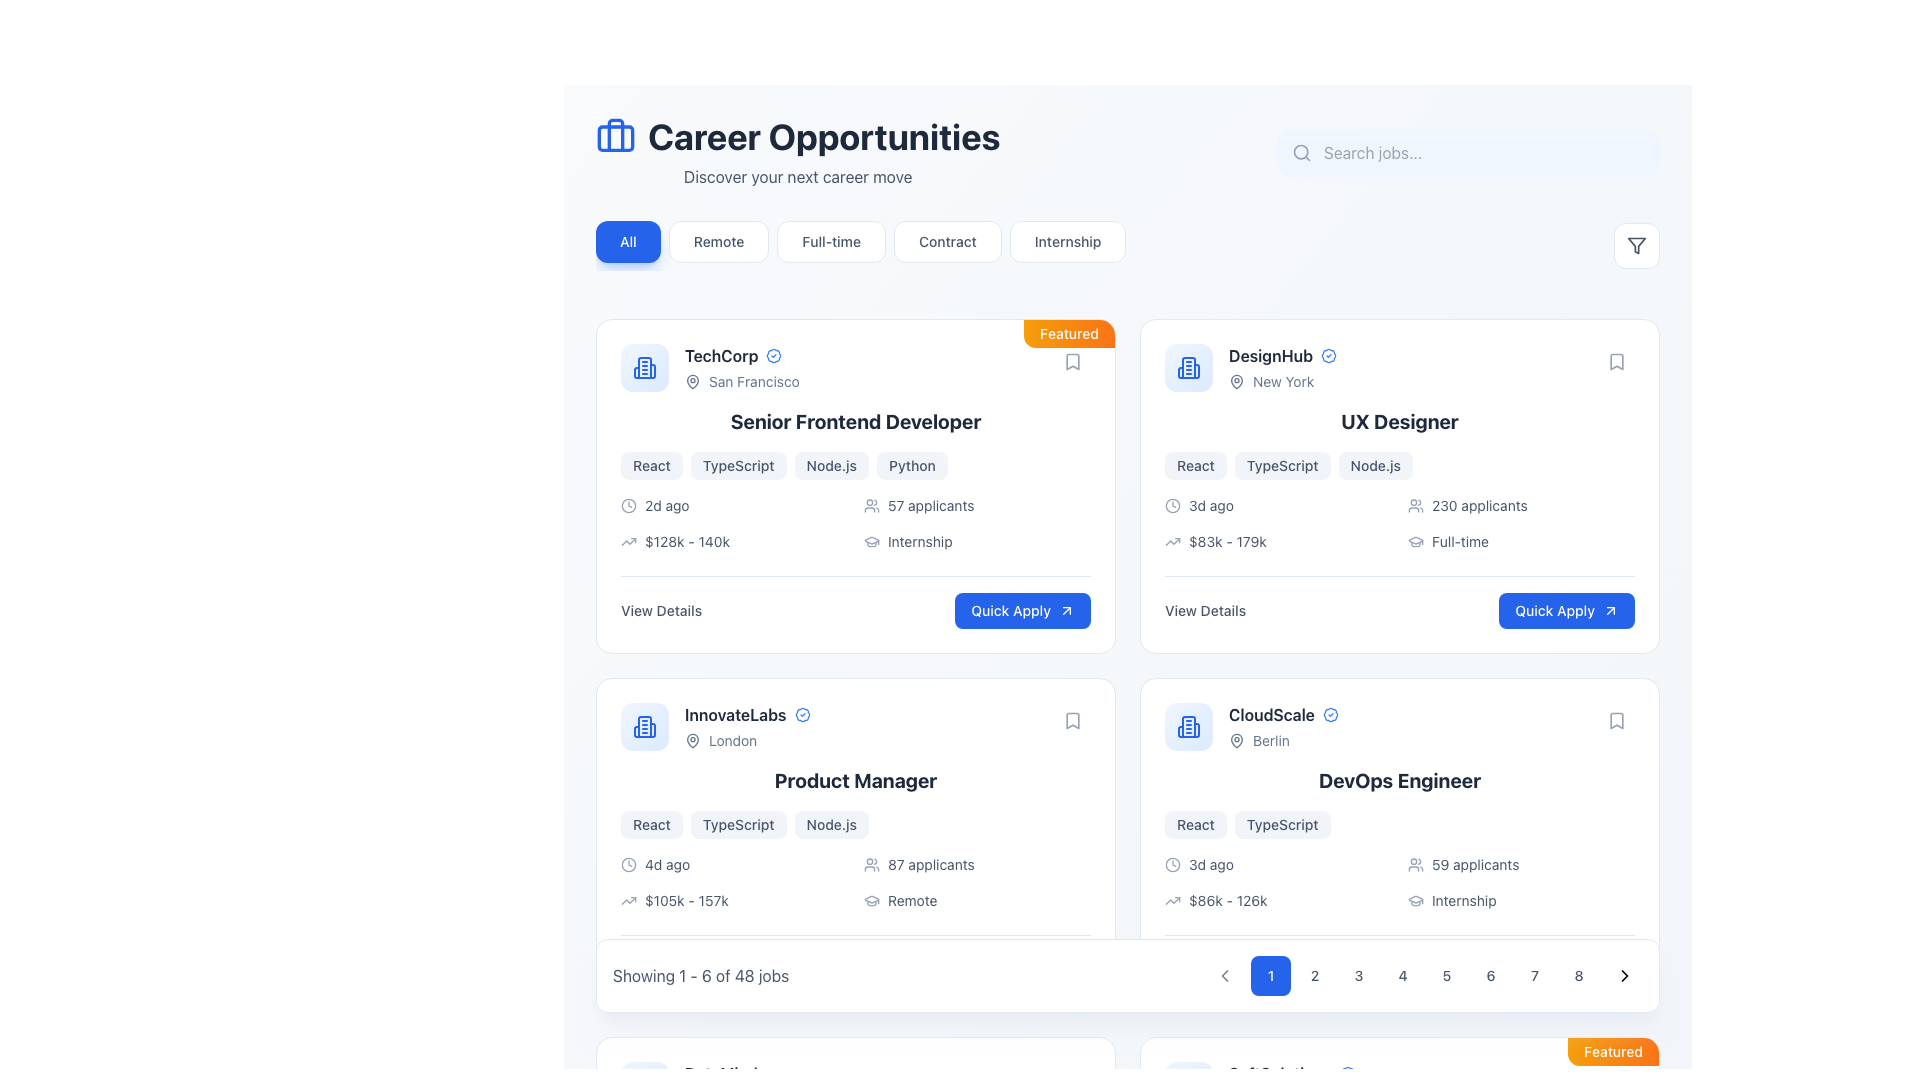  Describe the element at coordinates (1072, 721) in the screenshot. I see `the bookmark icon located in the top-right corner of the 'InnovateLabs' job posting card` at that location.